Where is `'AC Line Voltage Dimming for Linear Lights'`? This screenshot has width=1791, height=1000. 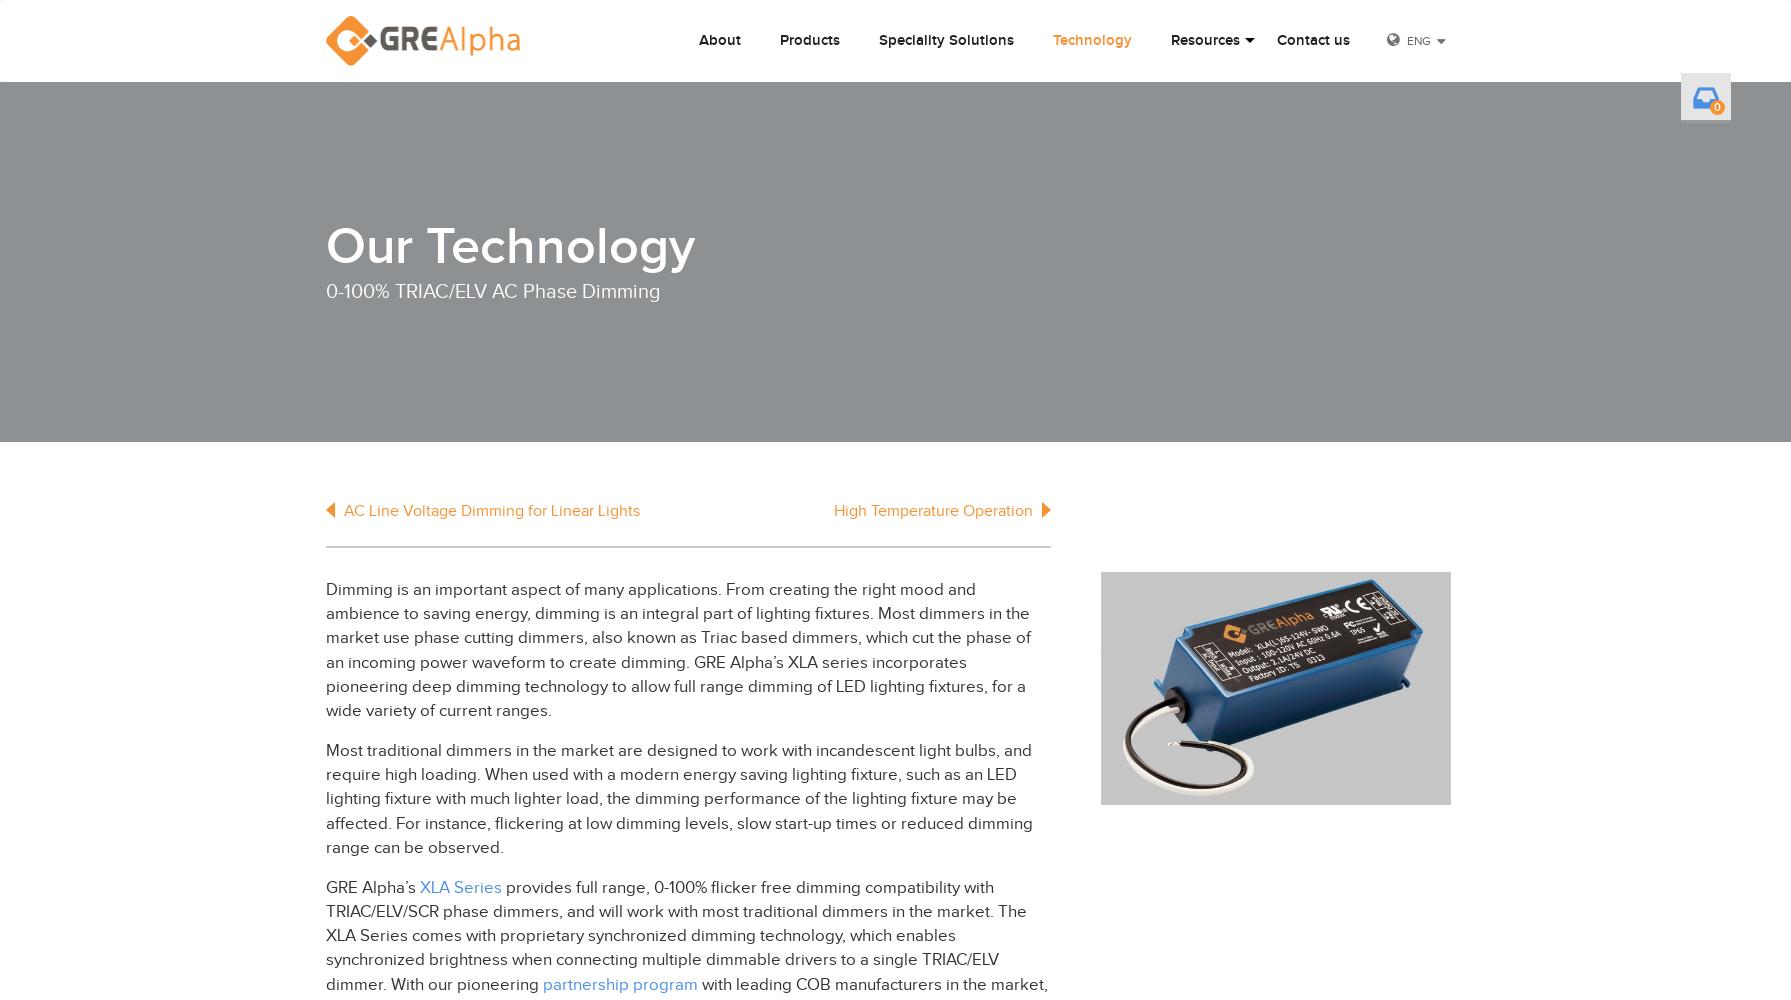
'AC Line Voltage Dimming for Linear Lights' is located at coordinates (342, 511).